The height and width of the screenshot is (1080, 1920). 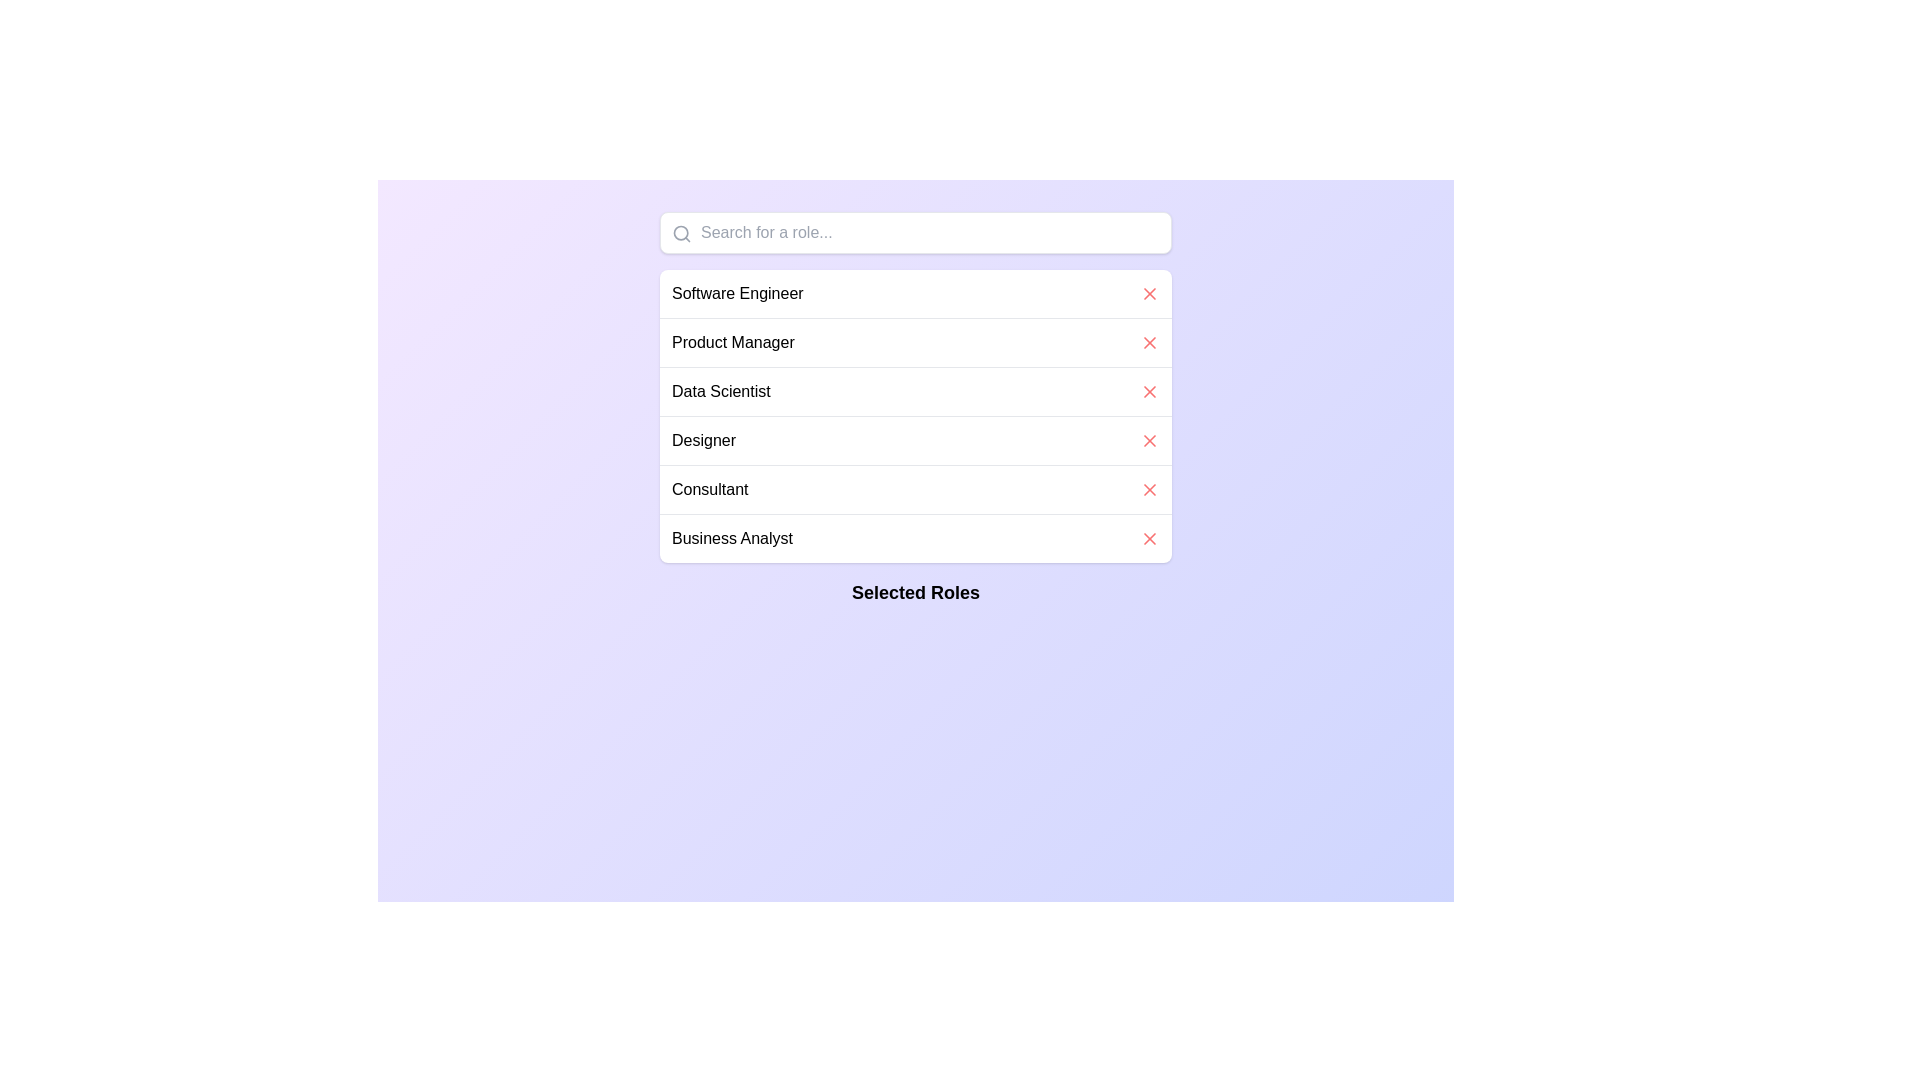 What do you see at coordinates (1150, 392) in the screenshot?
I see `the delete button represented by the 'X' icon located to the far right of the 'Data Scientist' row in the list, which is the fourth row down` at bounding box center [1150, 392].